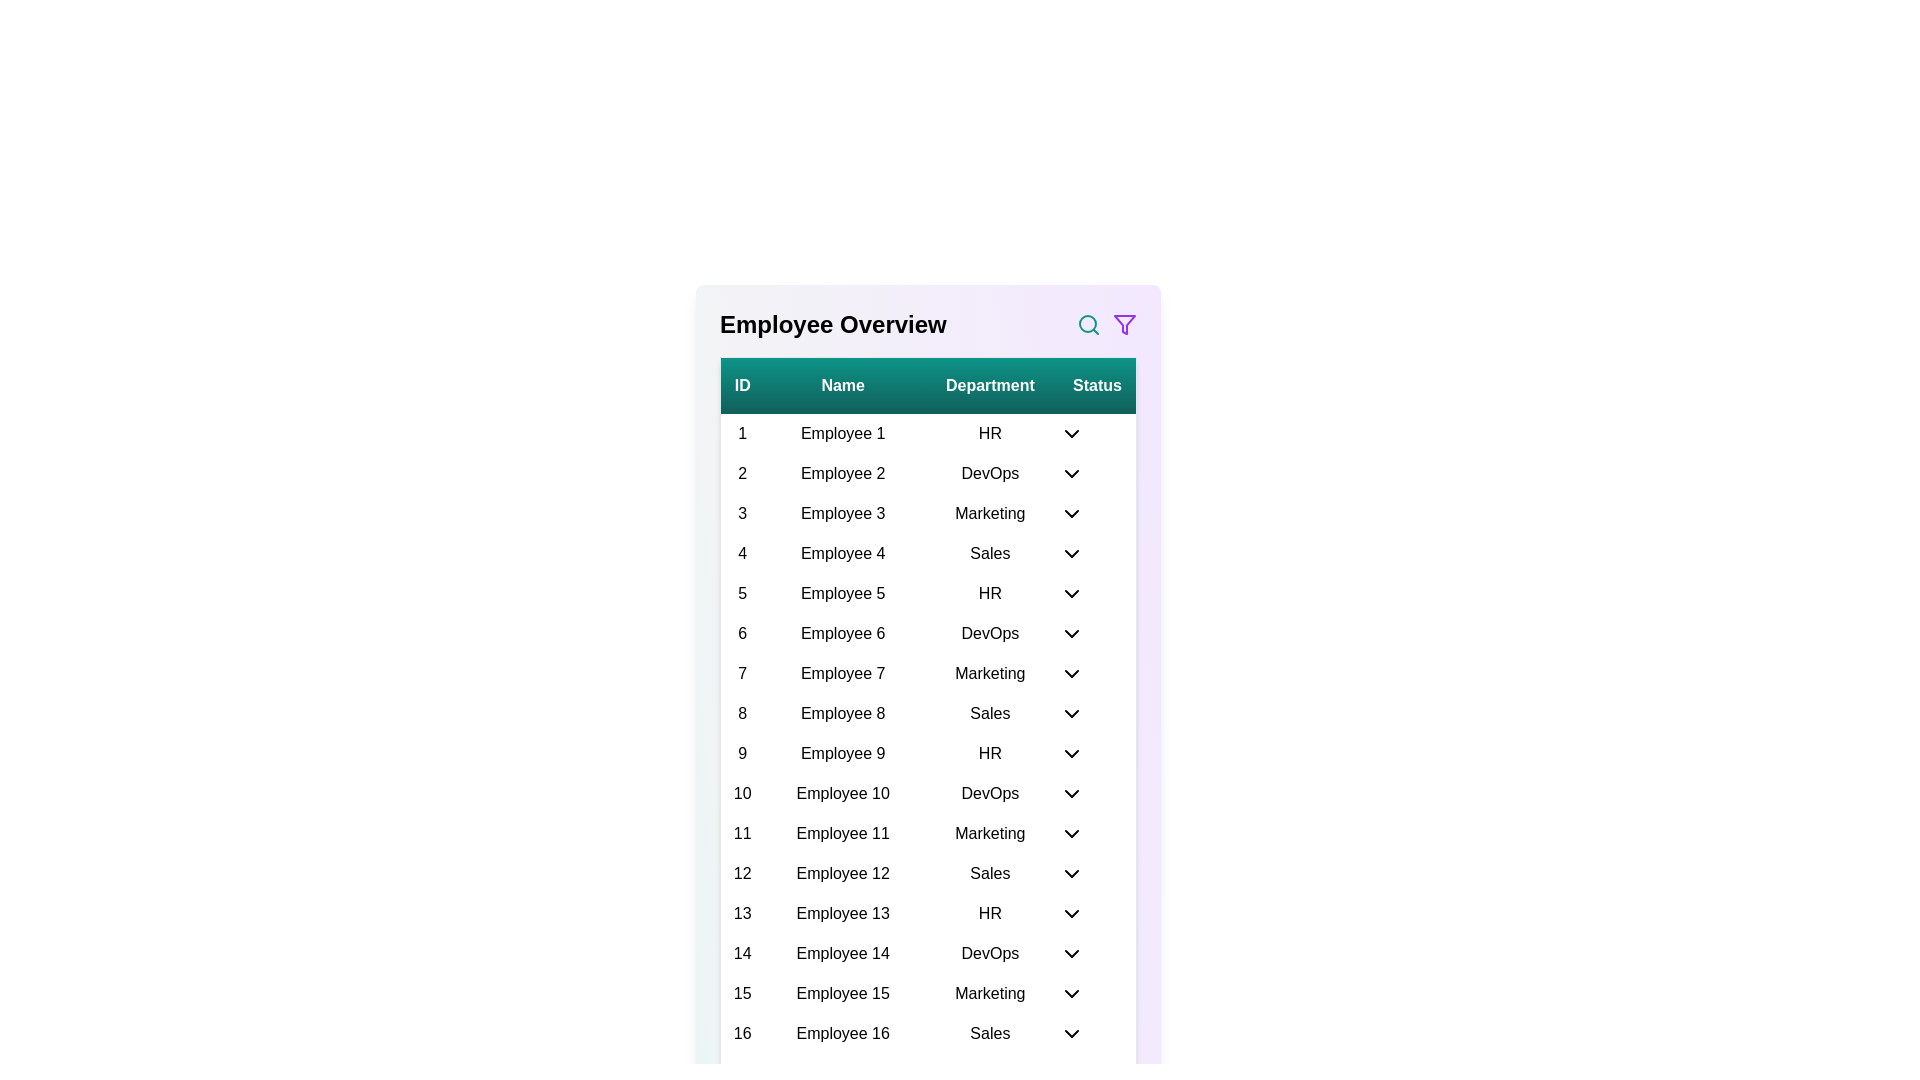 This screenshot has height=1080, width=1920. I want to click on the ID header to sort the table data, so click(741, 385).